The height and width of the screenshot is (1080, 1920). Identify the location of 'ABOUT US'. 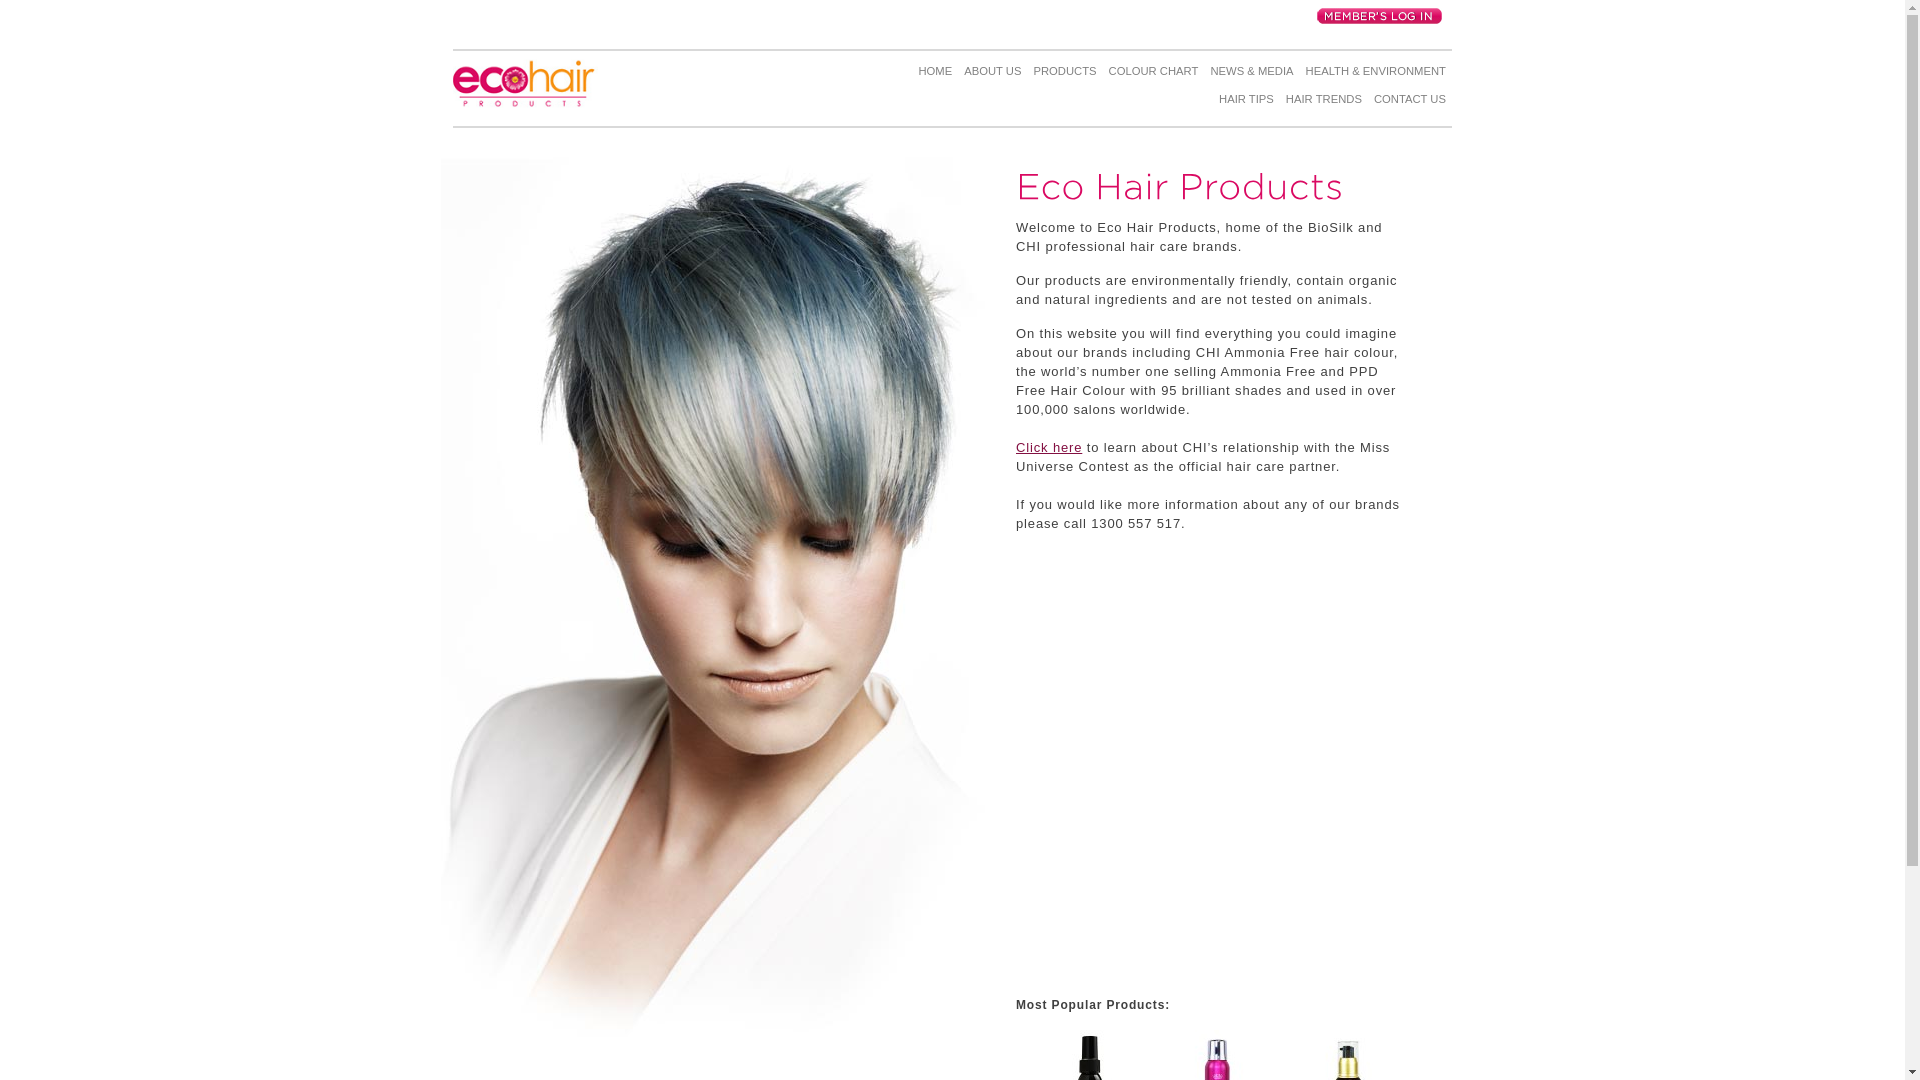
(957, 73).